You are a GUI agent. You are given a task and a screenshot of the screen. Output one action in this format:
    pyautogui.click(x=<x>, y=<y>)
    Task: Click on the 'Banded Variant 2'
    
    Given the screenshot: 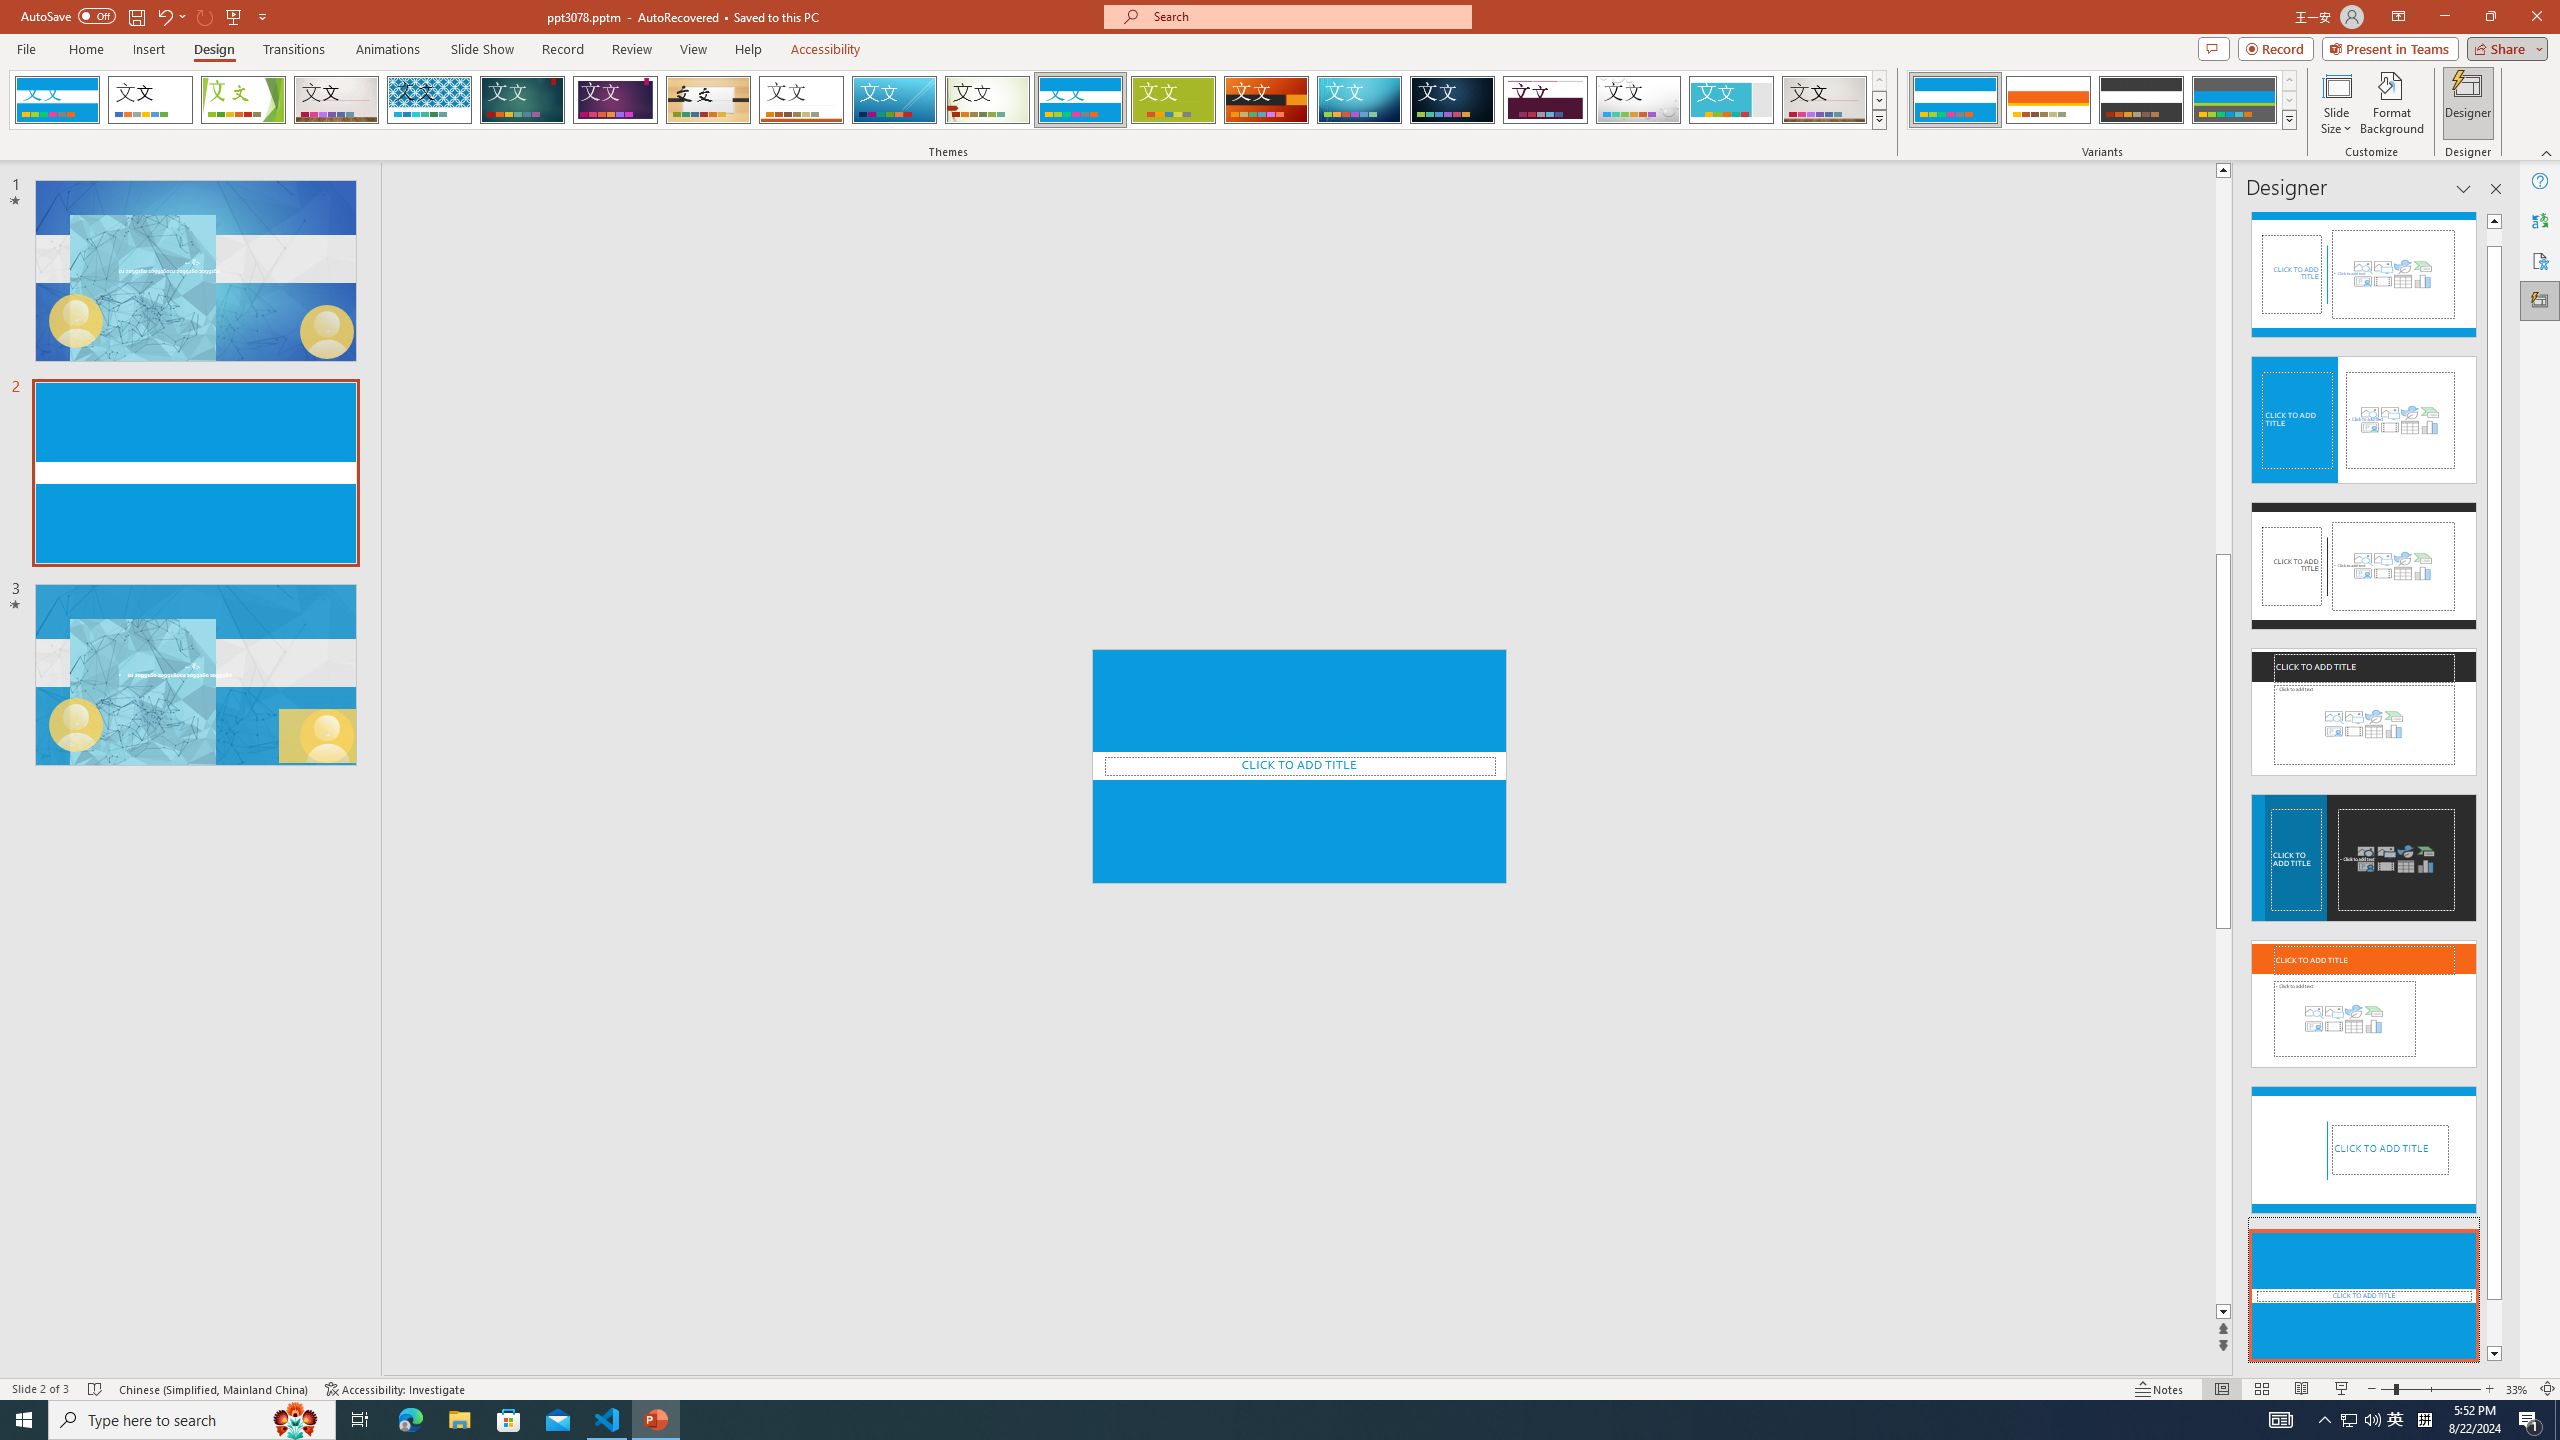 What is the action you would take?
    pyautogui.click(x=2047, y=99)
    